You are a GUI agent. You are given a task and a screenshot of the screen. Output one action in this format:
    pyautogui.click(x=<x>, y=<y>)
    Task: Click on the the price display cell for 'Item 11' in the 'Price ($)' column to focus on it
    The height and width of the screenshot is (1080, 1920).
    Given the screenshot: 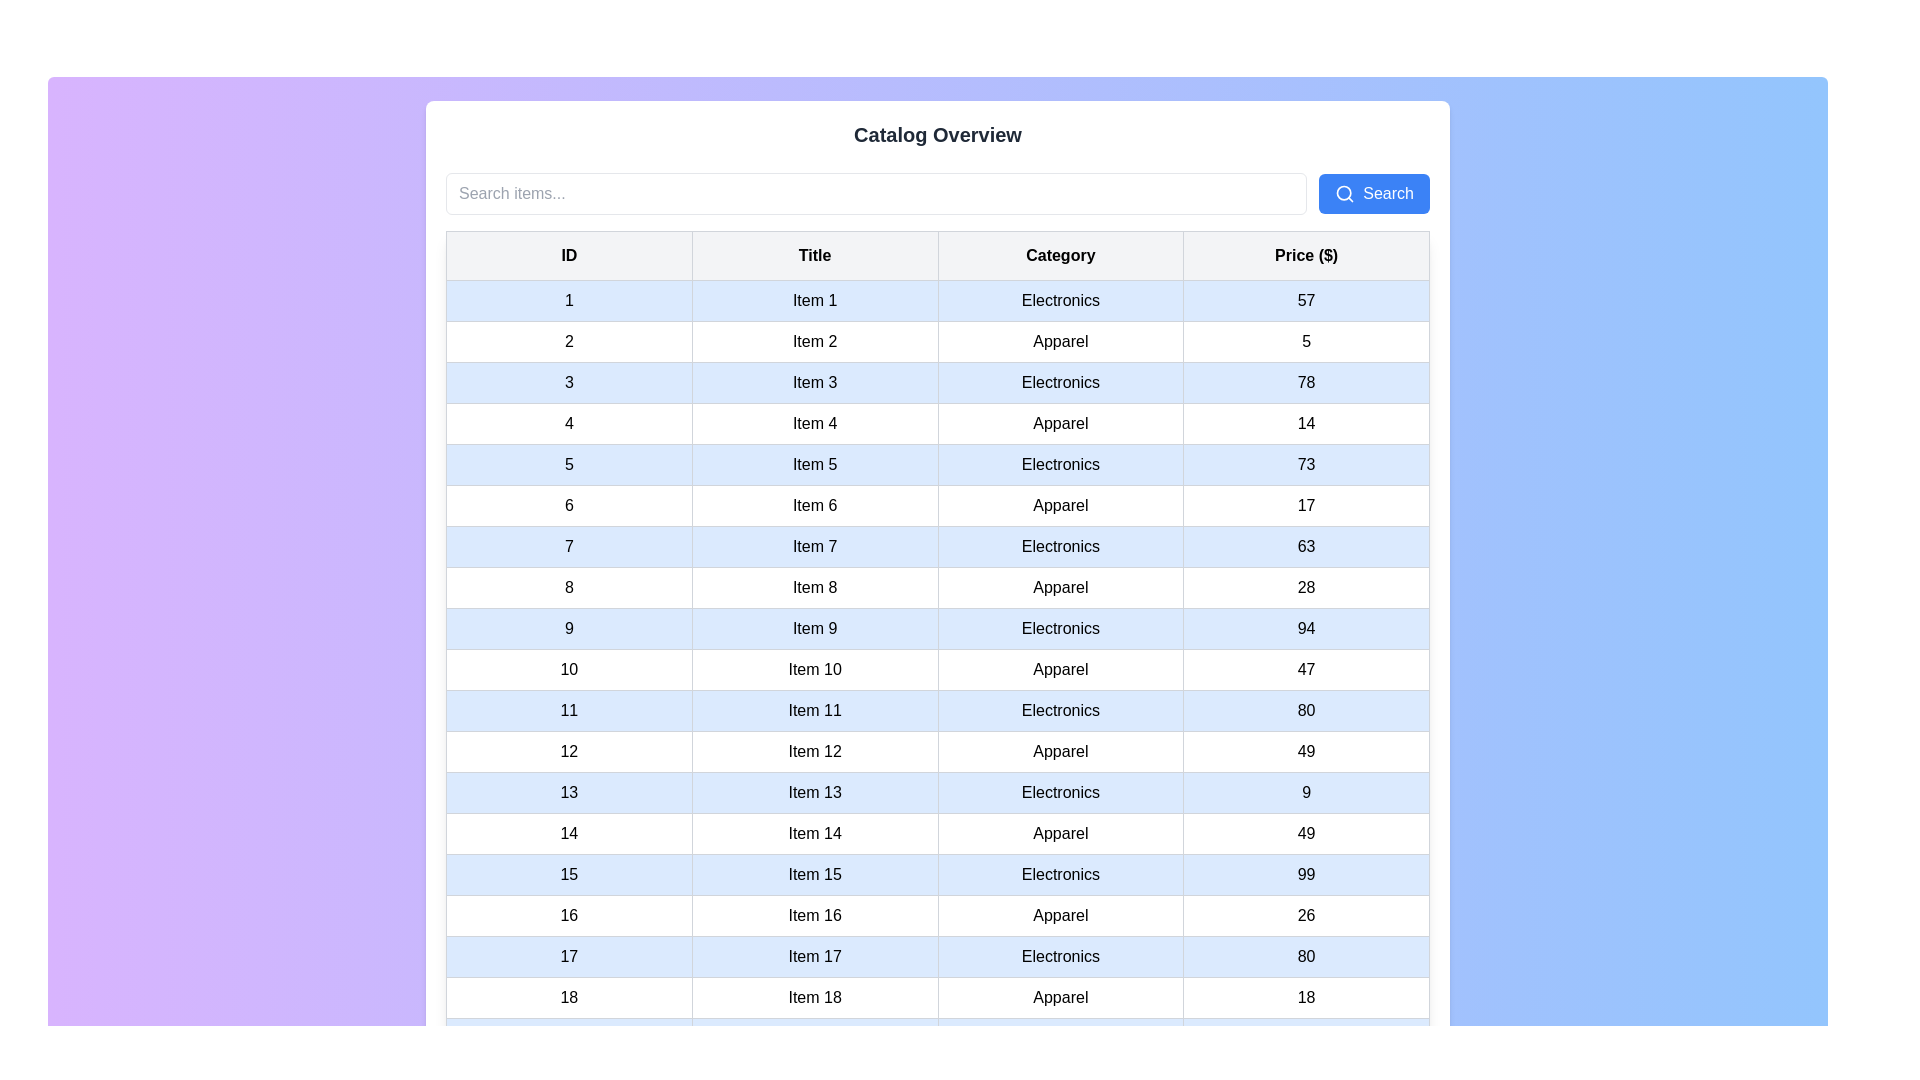 What is the action you would take?
    pyautogui.click(x=1306, y=709)
    